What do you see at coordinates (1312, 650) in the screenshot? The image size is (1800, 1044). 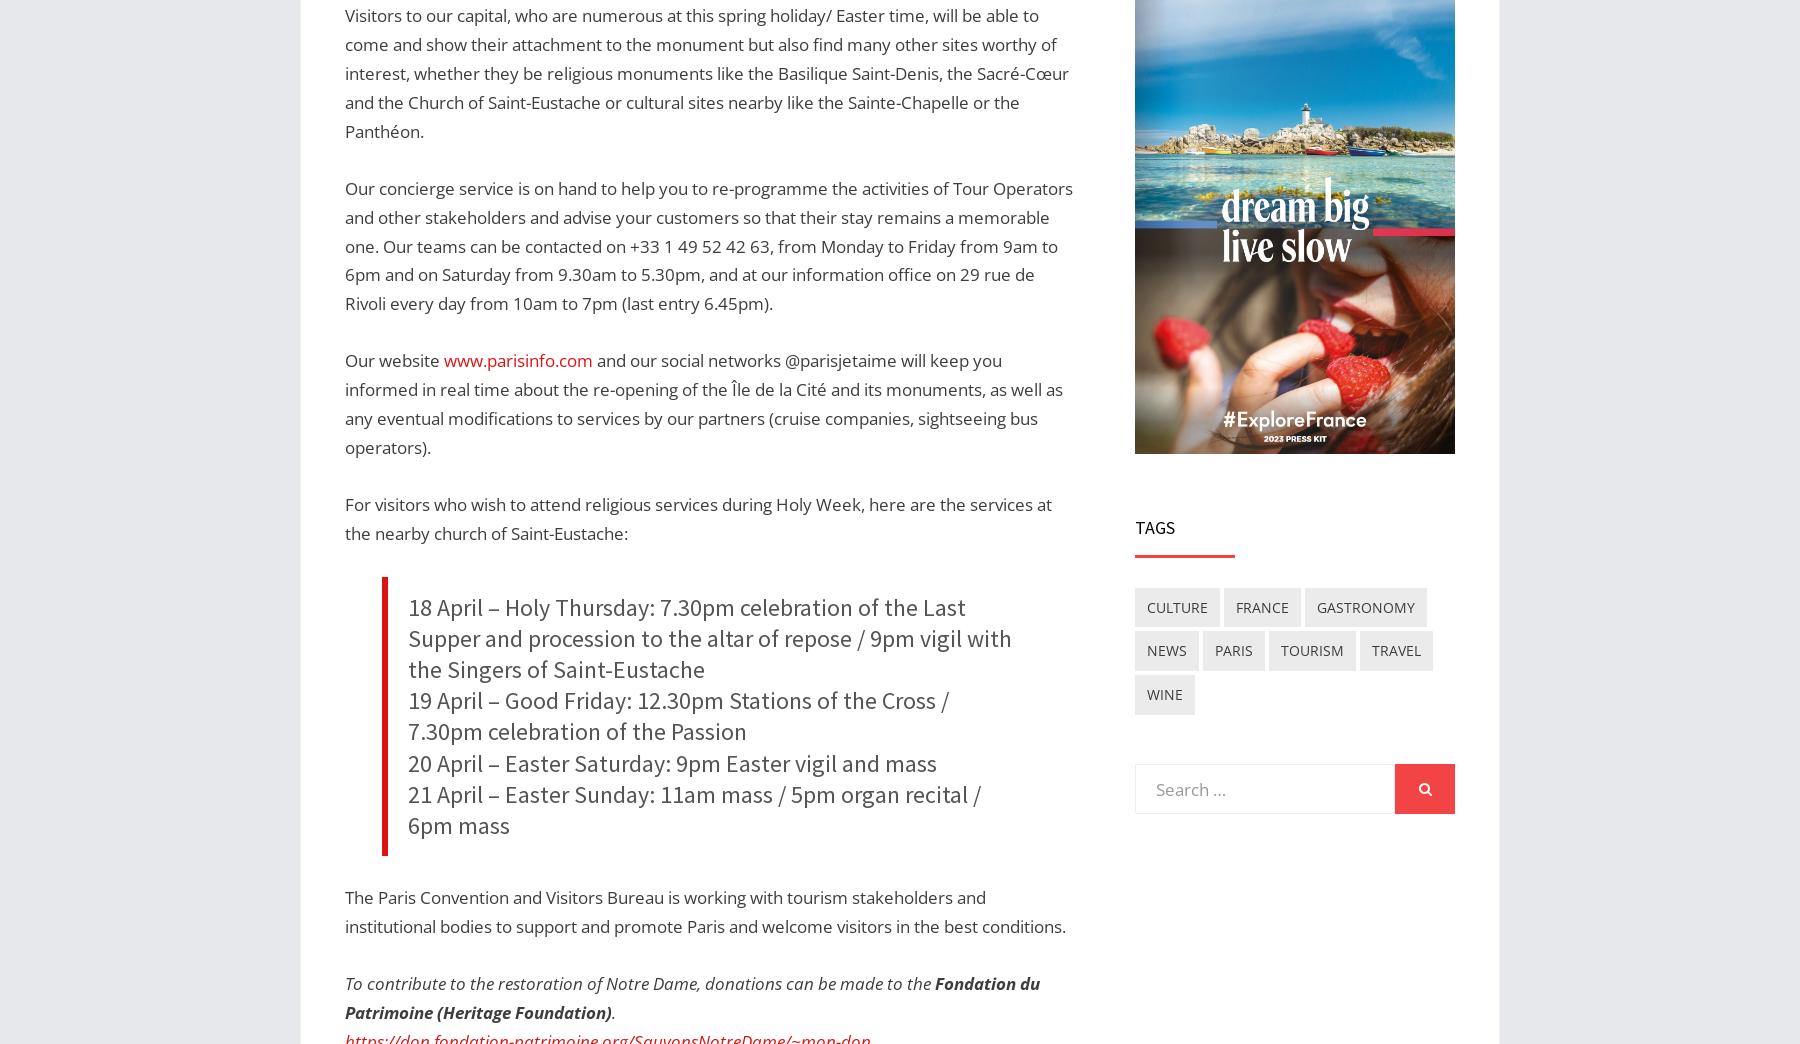 I see `'tourism'` at bounding box center [1312, 650].